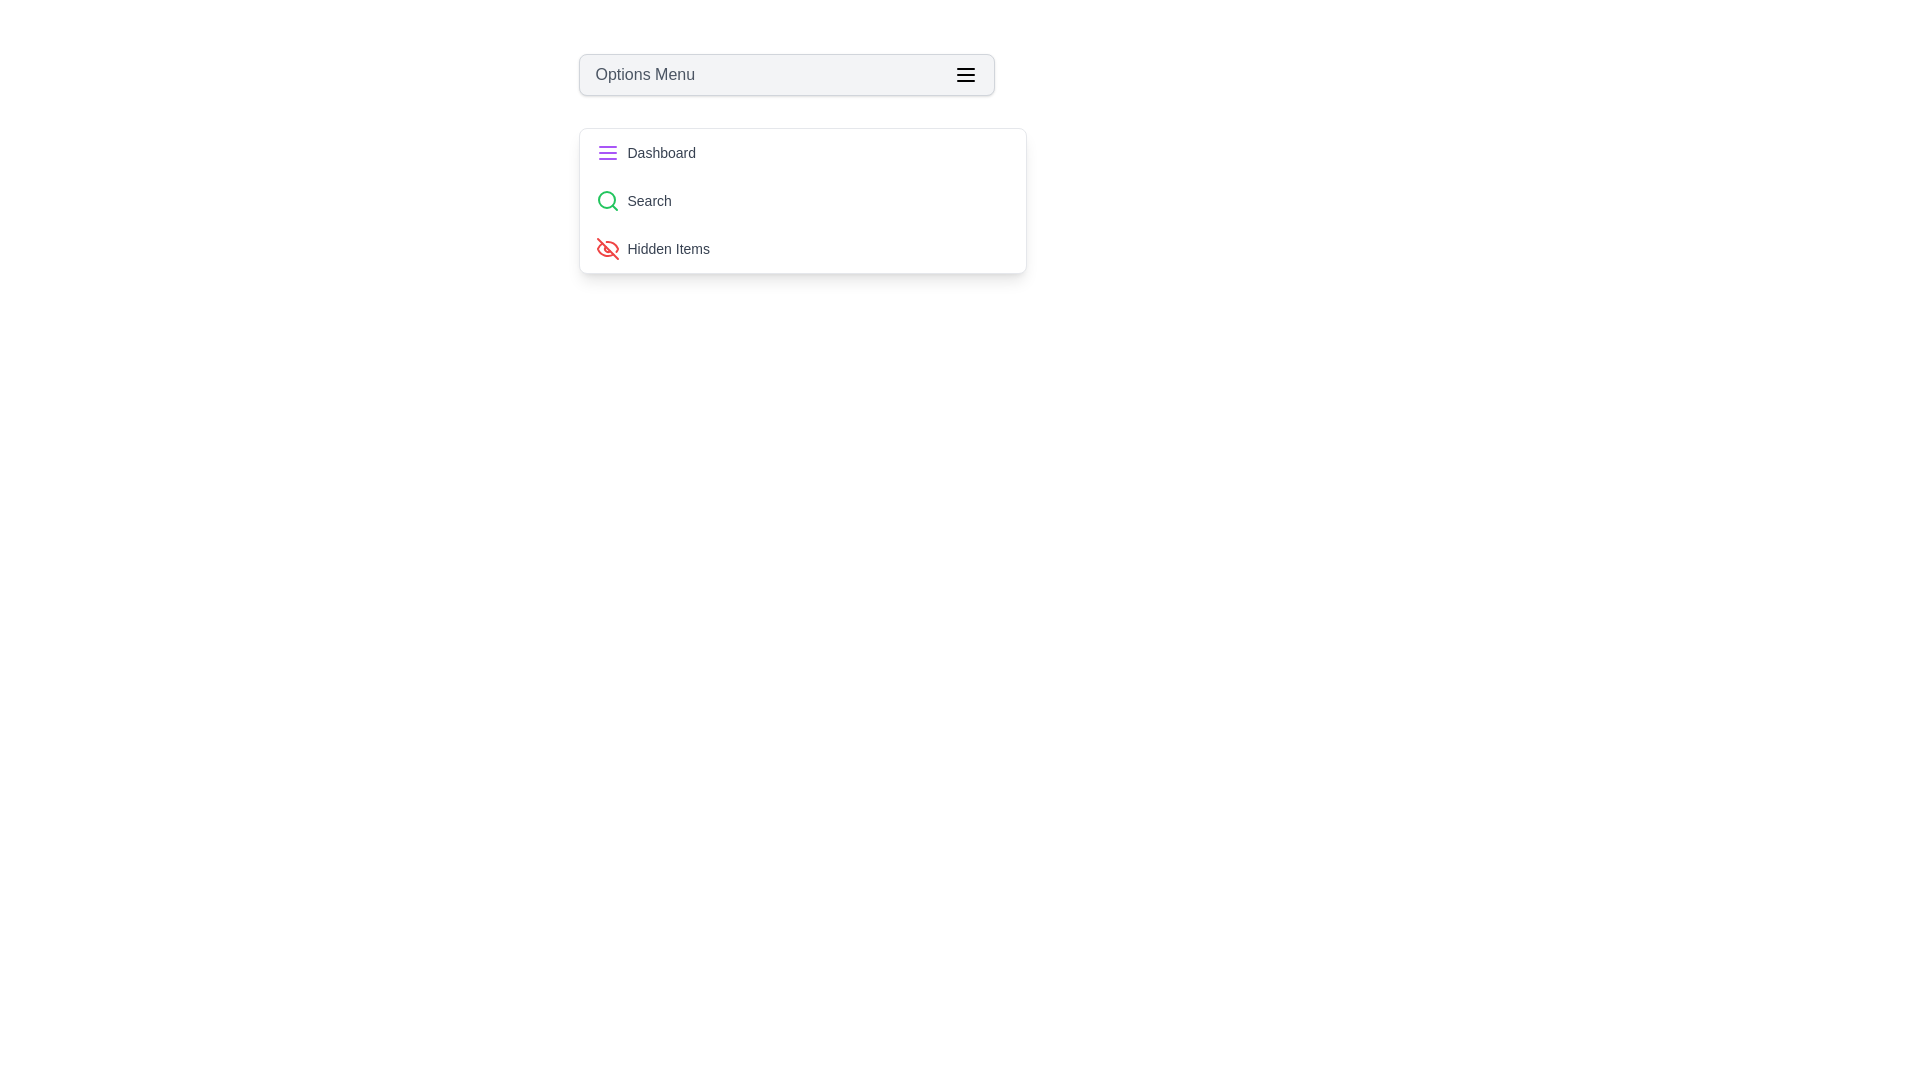 The image size is (1920, 1080). What do you see at coordinates (606, 200) in the screenshot?
I see `the vivid green magnifying glass icon located to the left of the 'Search' text in the options menu` at bounding box center [606, 200].